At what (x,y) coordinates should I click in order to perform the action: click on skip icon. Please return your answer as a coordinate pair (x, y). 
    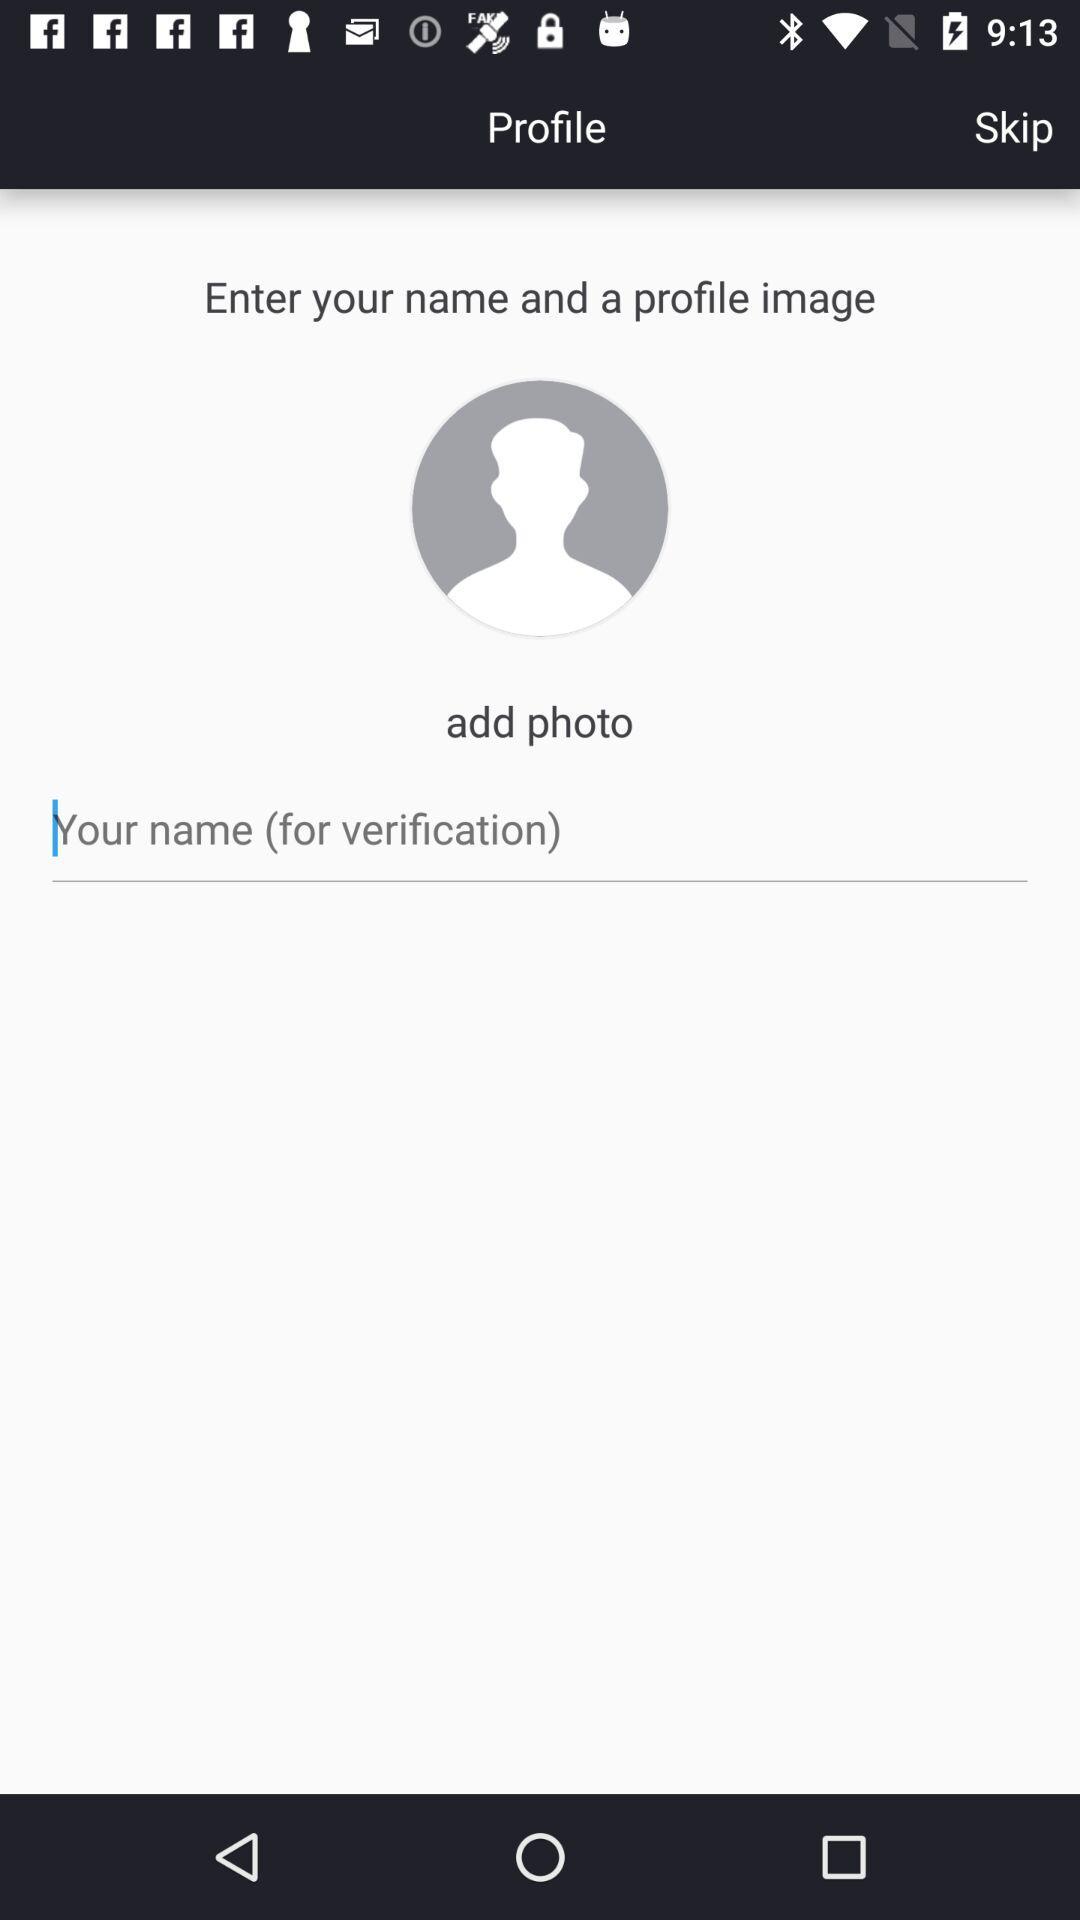
    Looking at the image, I should click on (1014, 124).